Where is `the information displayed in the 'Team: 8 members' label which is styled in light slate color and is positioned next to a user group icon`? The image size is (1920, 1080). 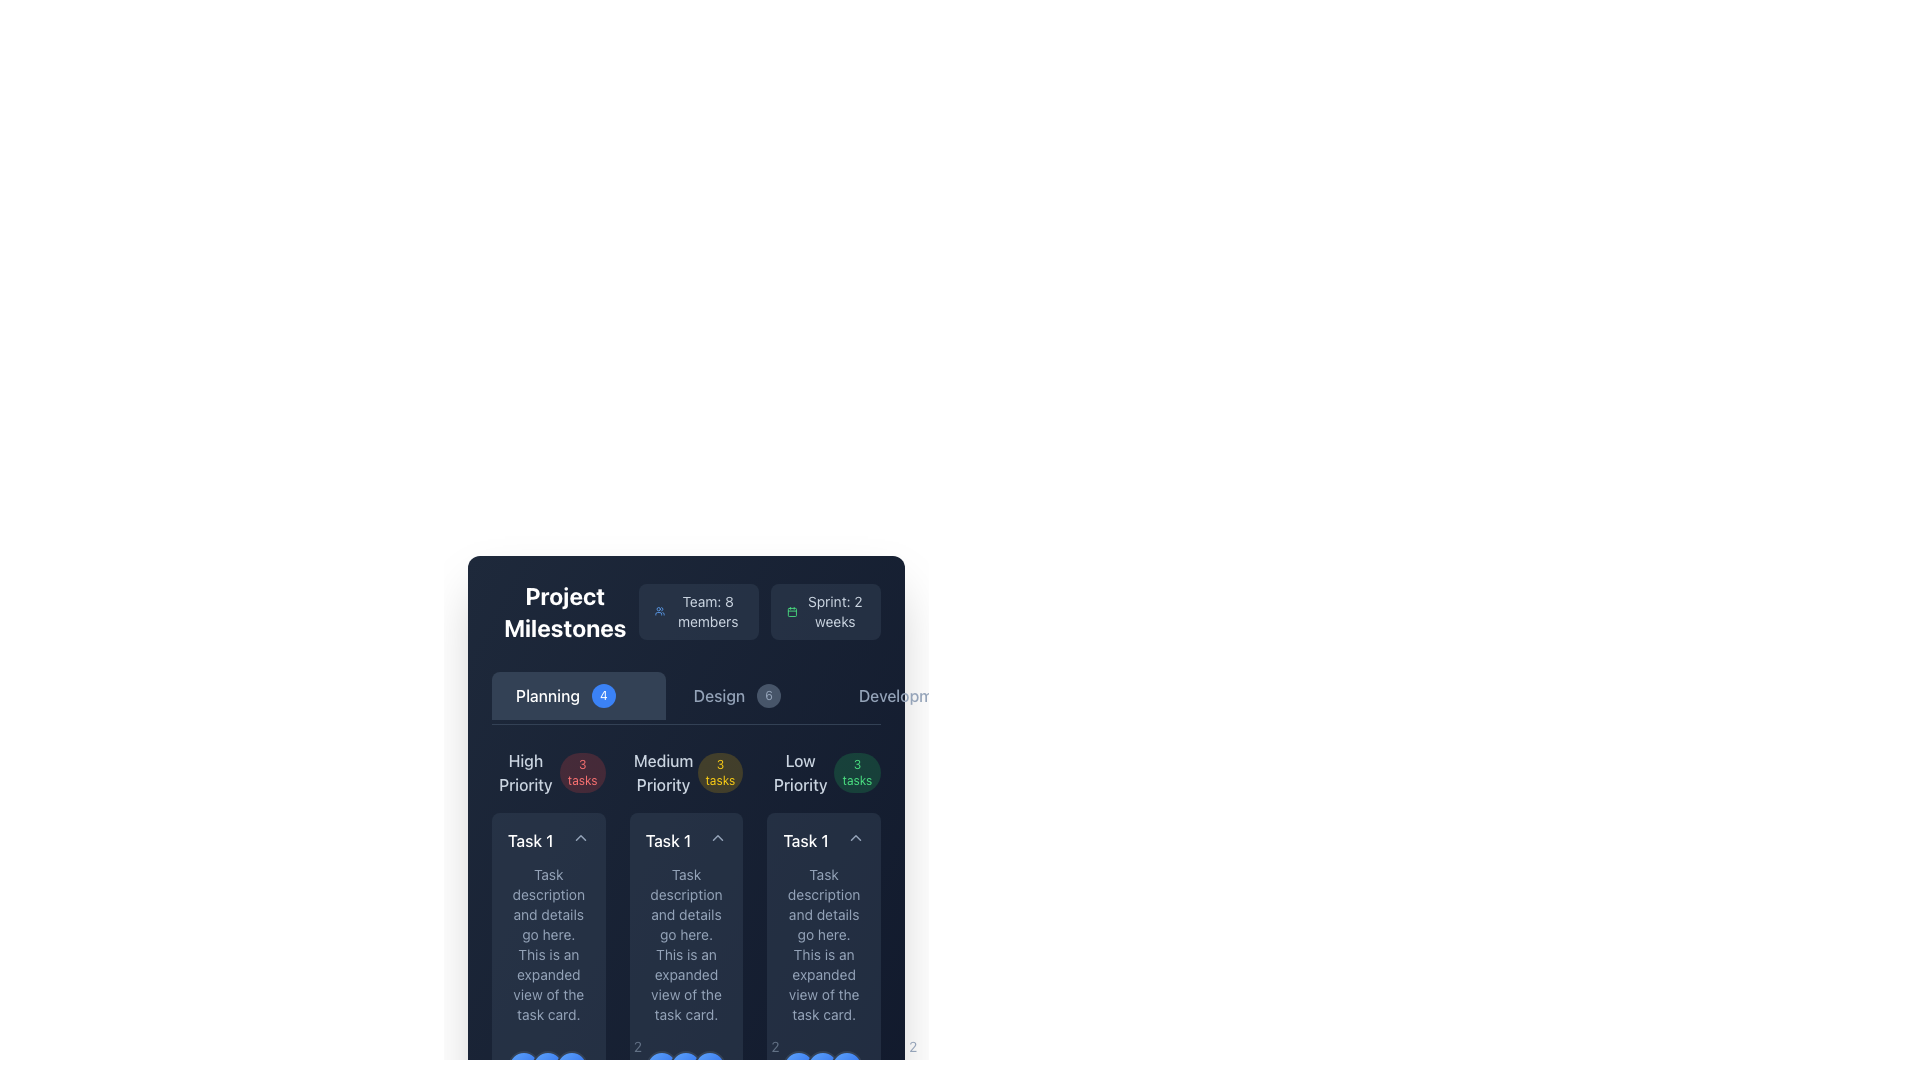
the information displayed in the 'Team: 8 members' label which is styled in light slate color and is positioned next to a user group icon is located at coordinates (686, 611).